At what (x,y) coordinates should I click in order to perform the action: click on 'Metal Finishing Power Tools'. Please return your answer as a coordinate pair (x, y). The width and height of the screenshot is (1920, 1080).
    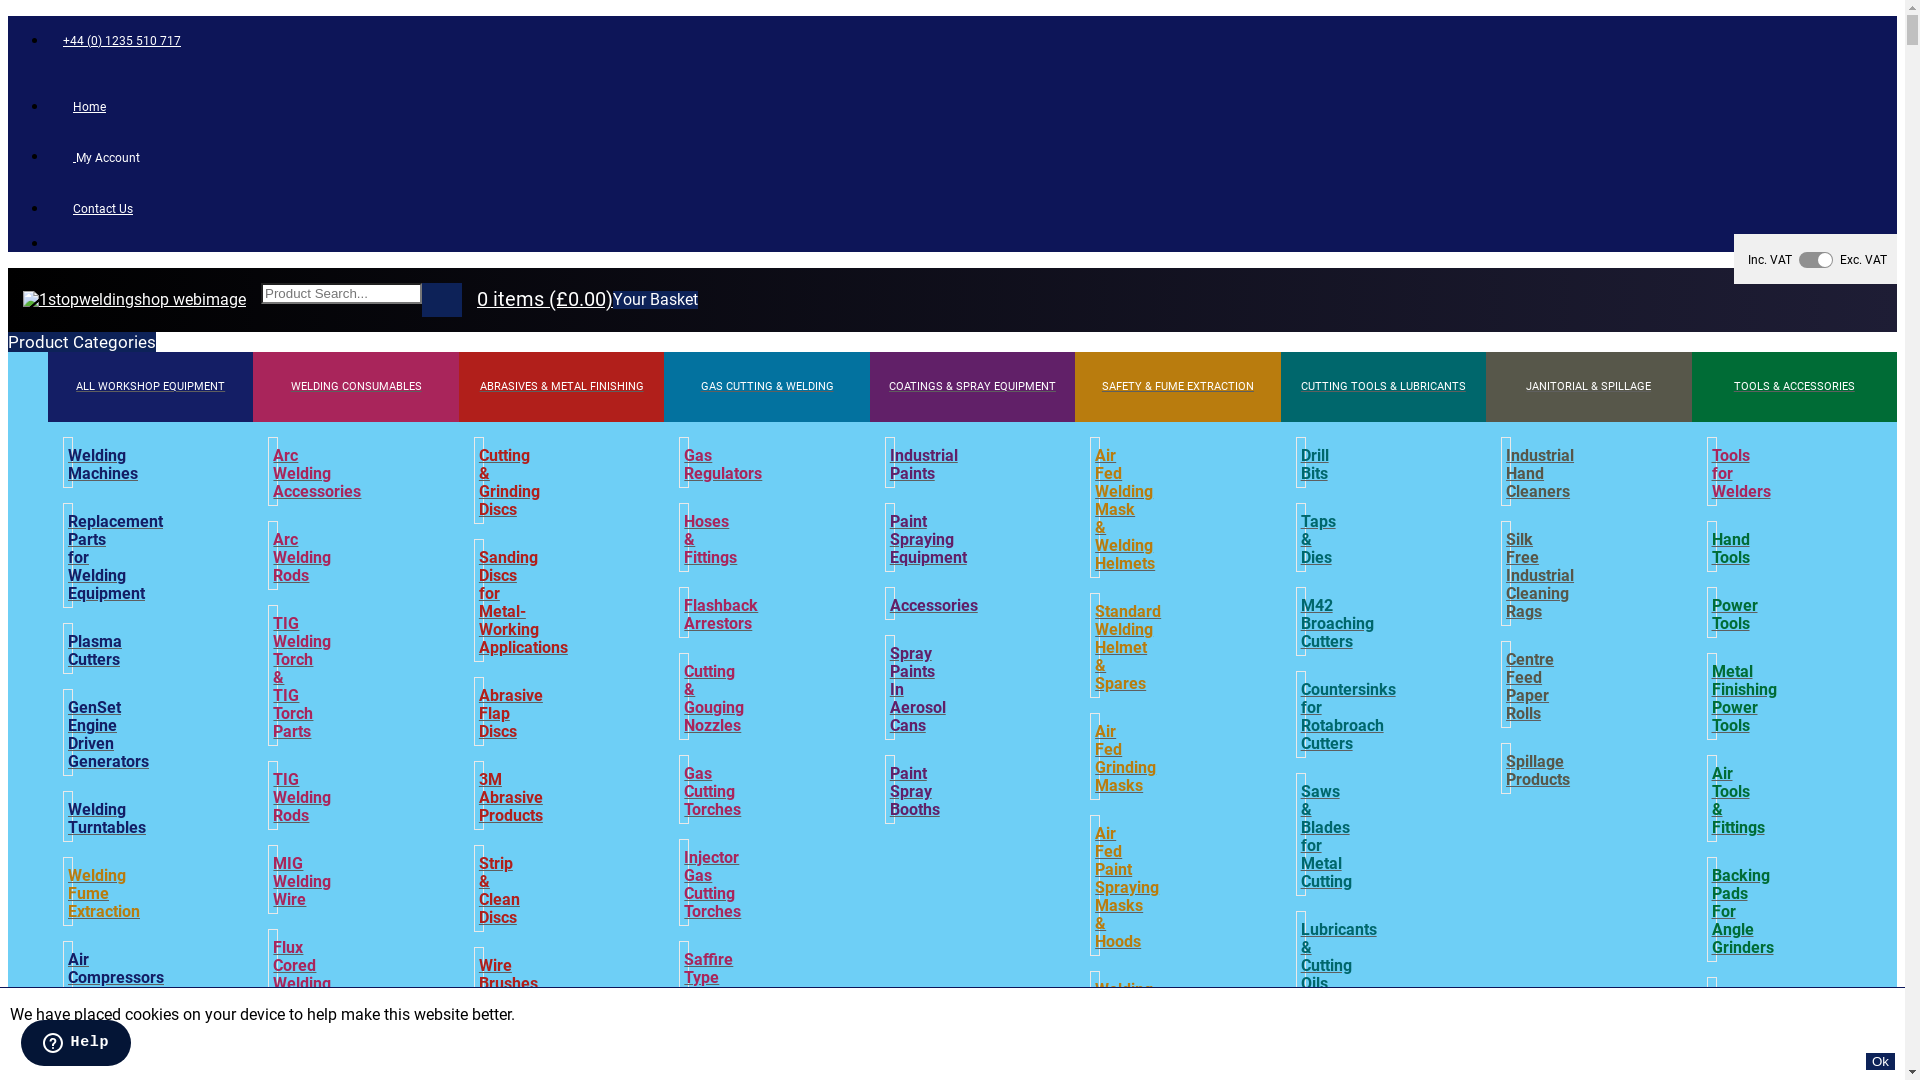
    Looking at the image, I should click on (1711, 697).